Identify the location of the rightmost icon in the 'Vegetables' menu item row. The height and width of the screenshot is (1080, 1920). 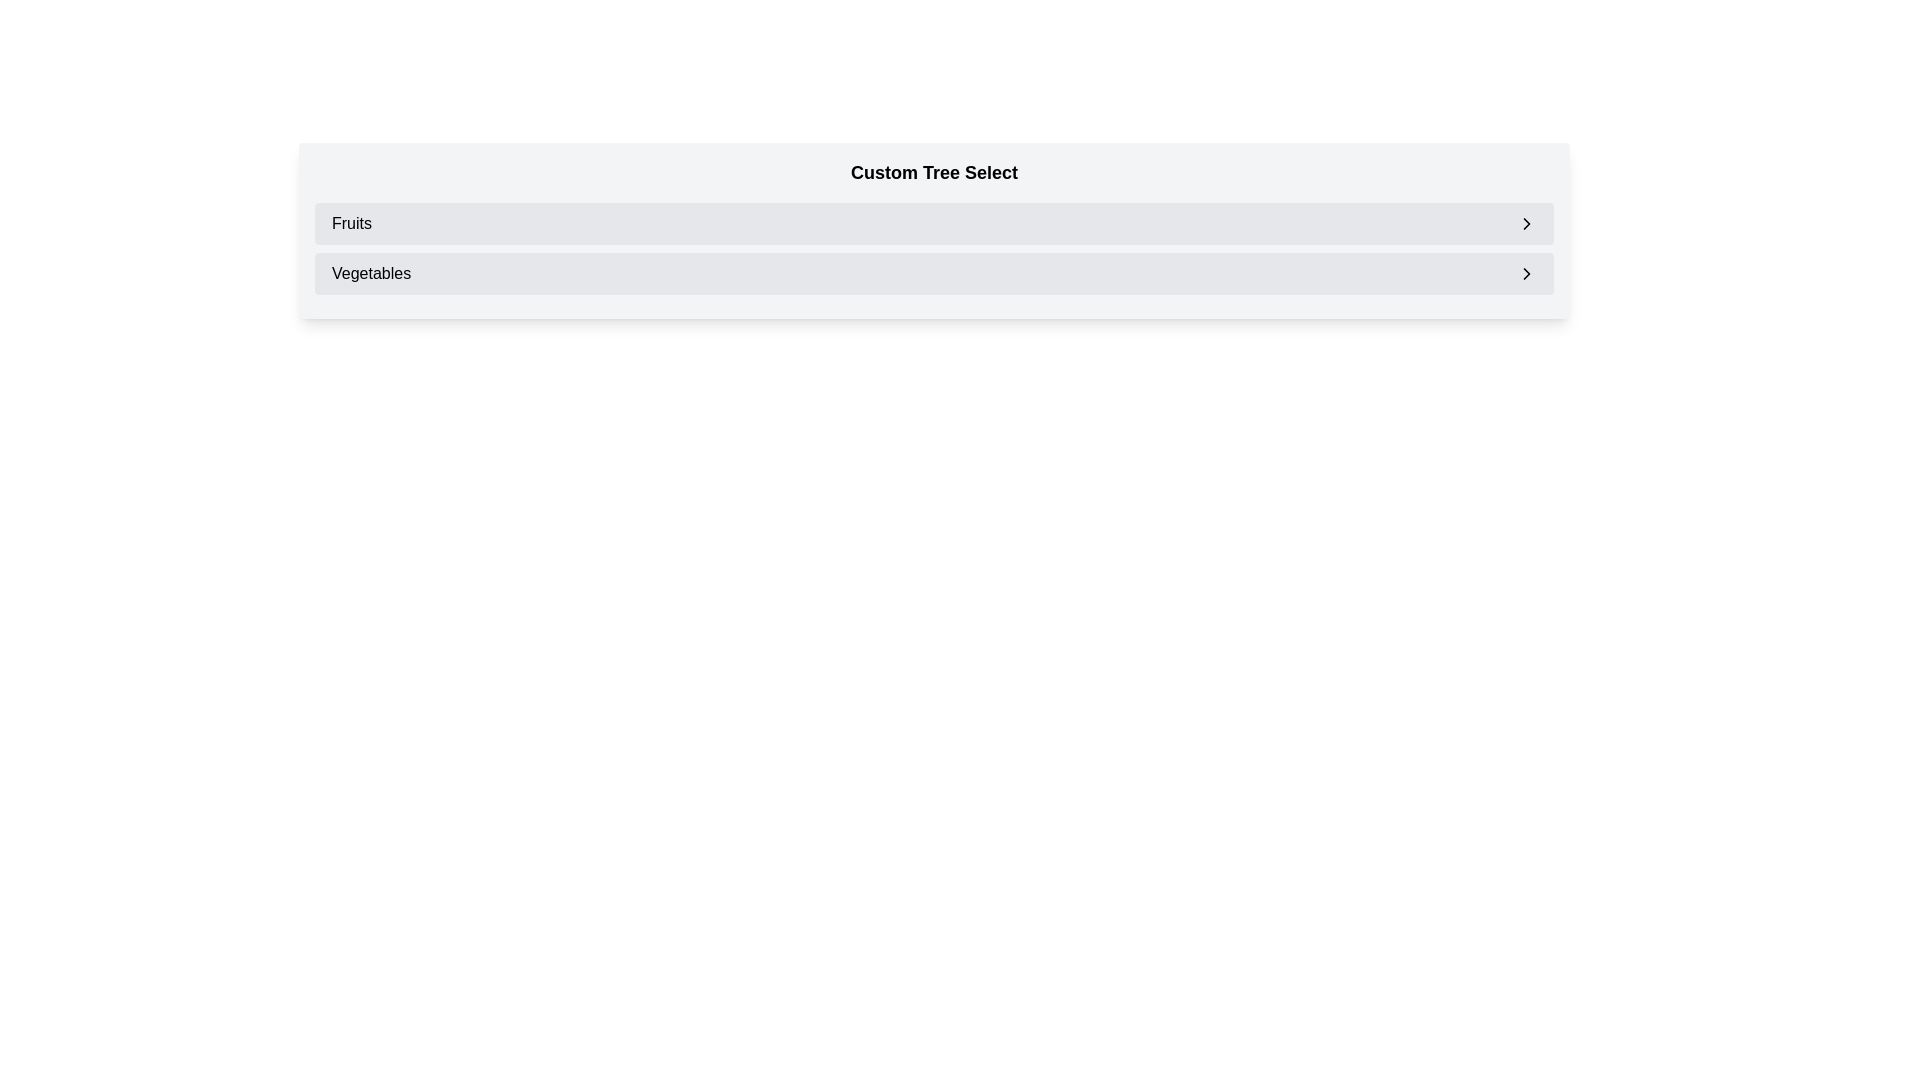
(1525, 273).